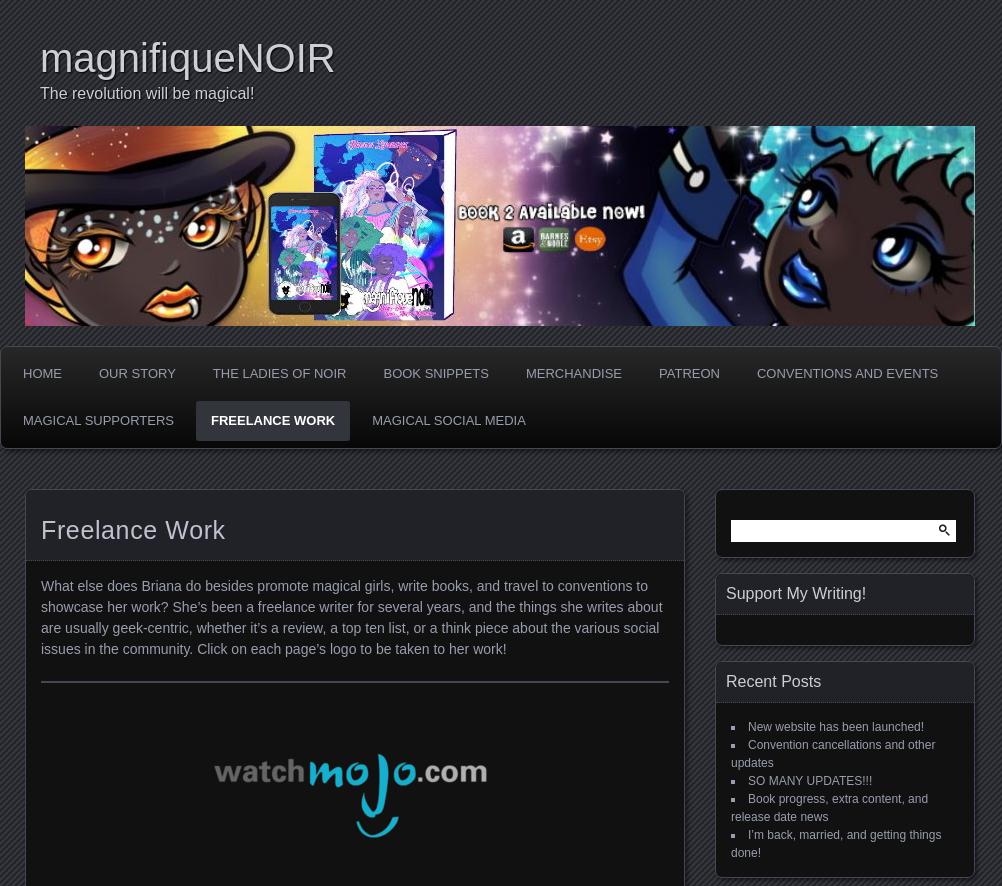 The image size is (1002, 886). Describe the element at coordinates (835, 843) in the screenshot. I see `'I’m back, married, and getting things done!'` at that location.